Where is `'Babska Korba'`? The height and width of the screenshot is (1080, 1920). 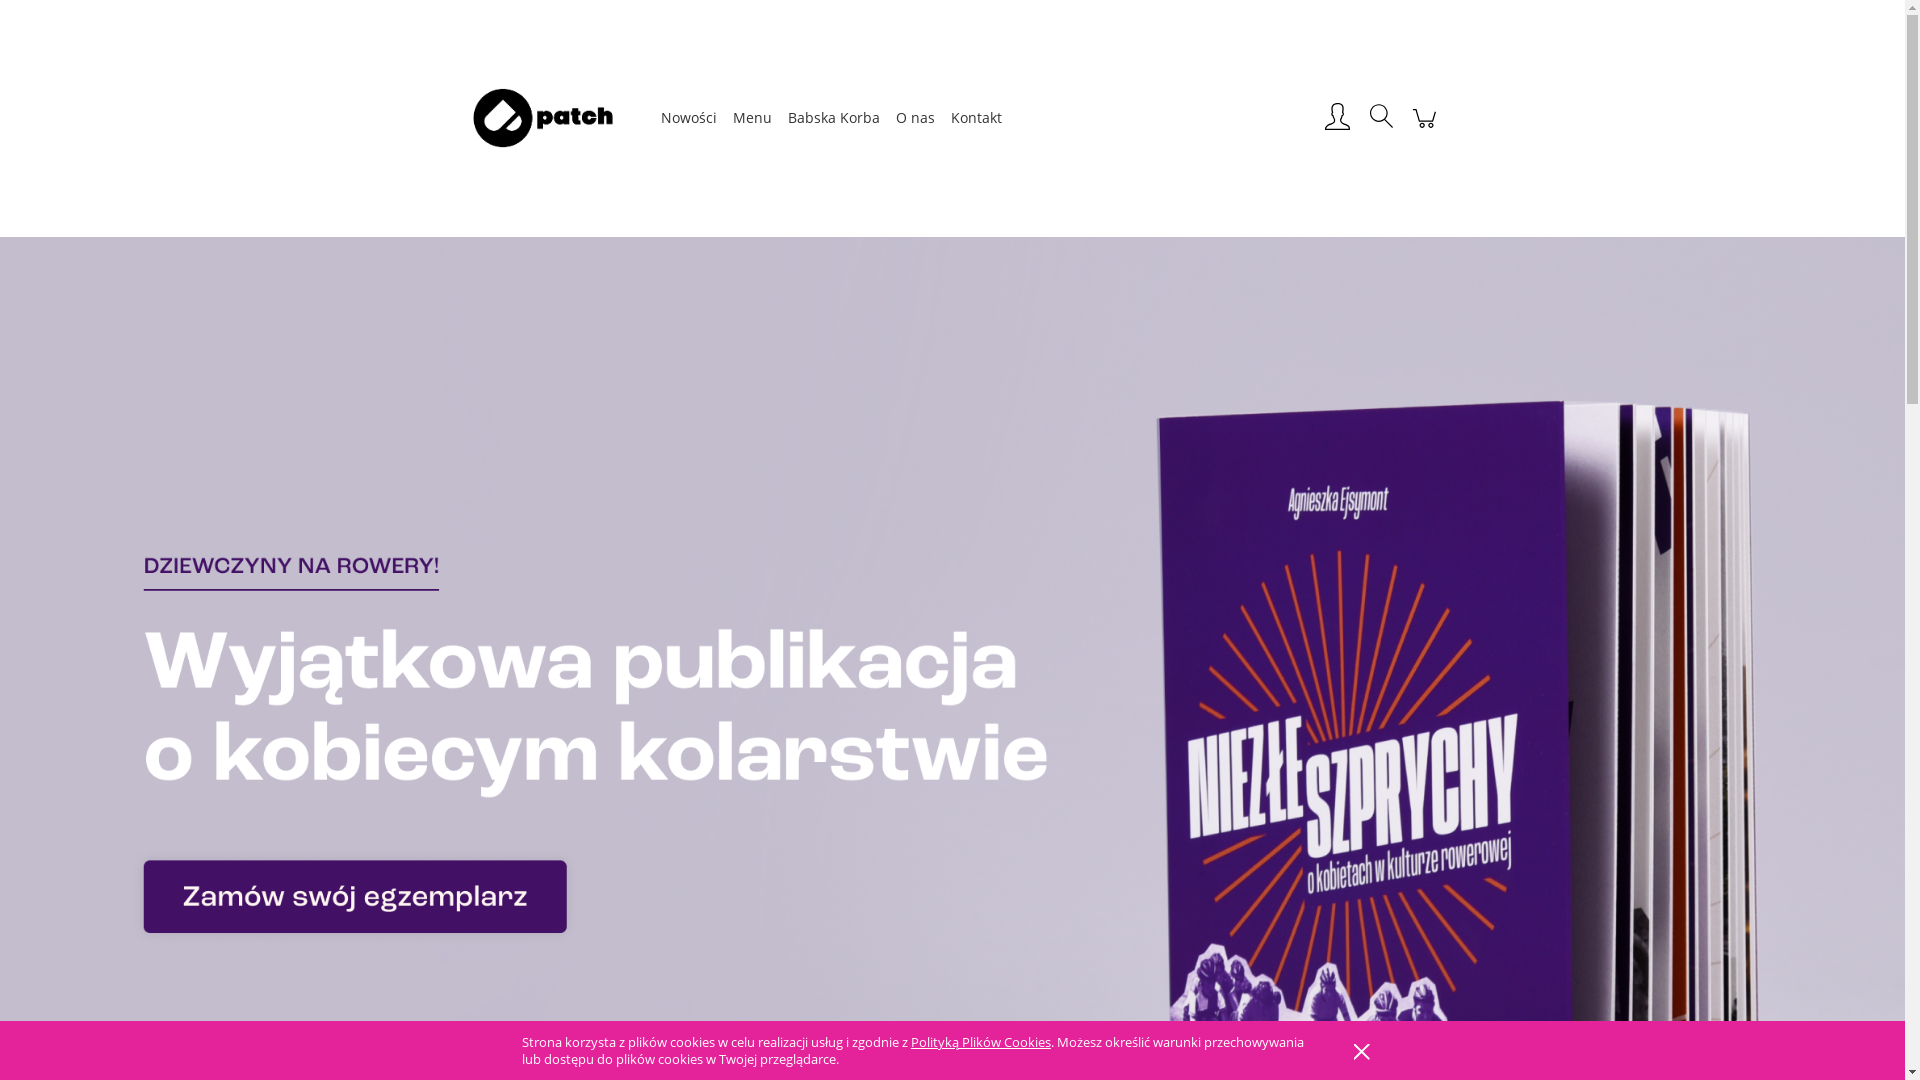 'Babska Korba' is located at coordinates (834, 117).